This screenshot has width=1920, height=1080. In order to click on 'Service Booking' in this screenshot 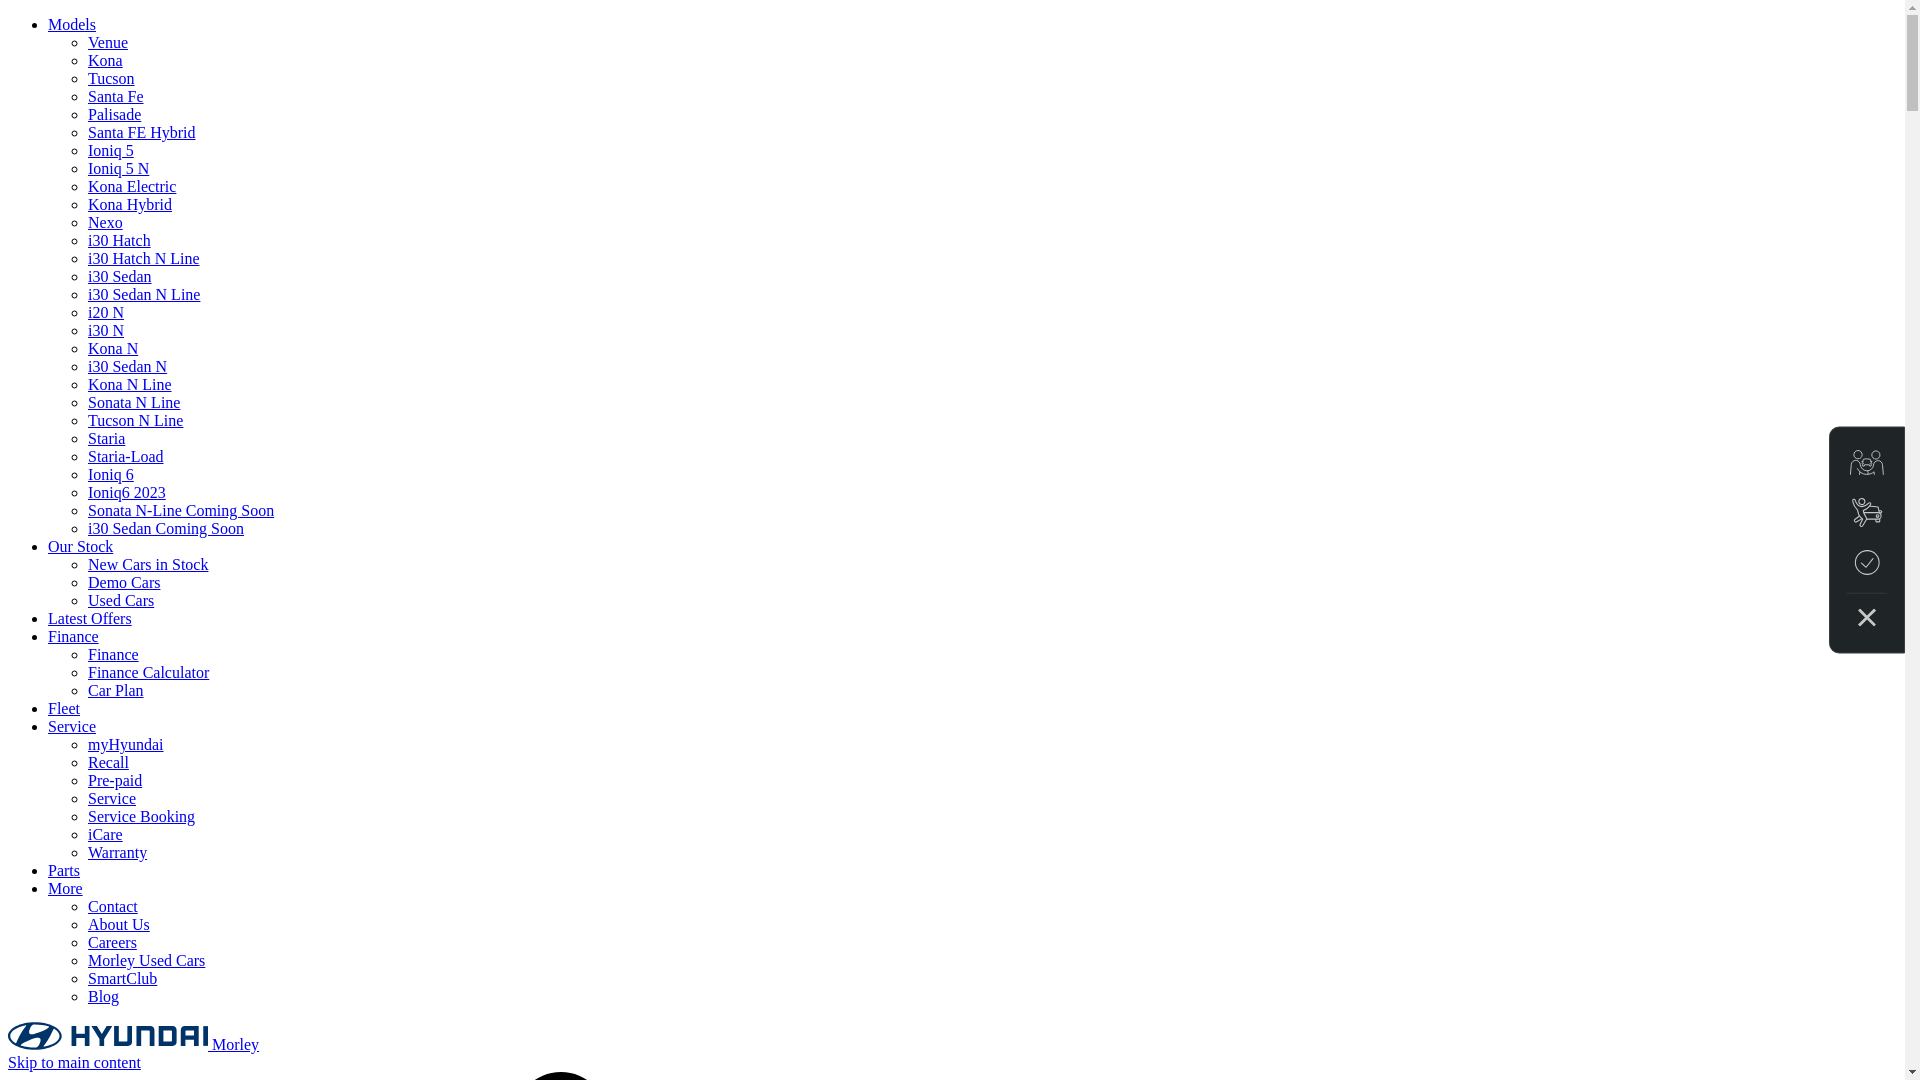, I will do `click(140, 816)`.